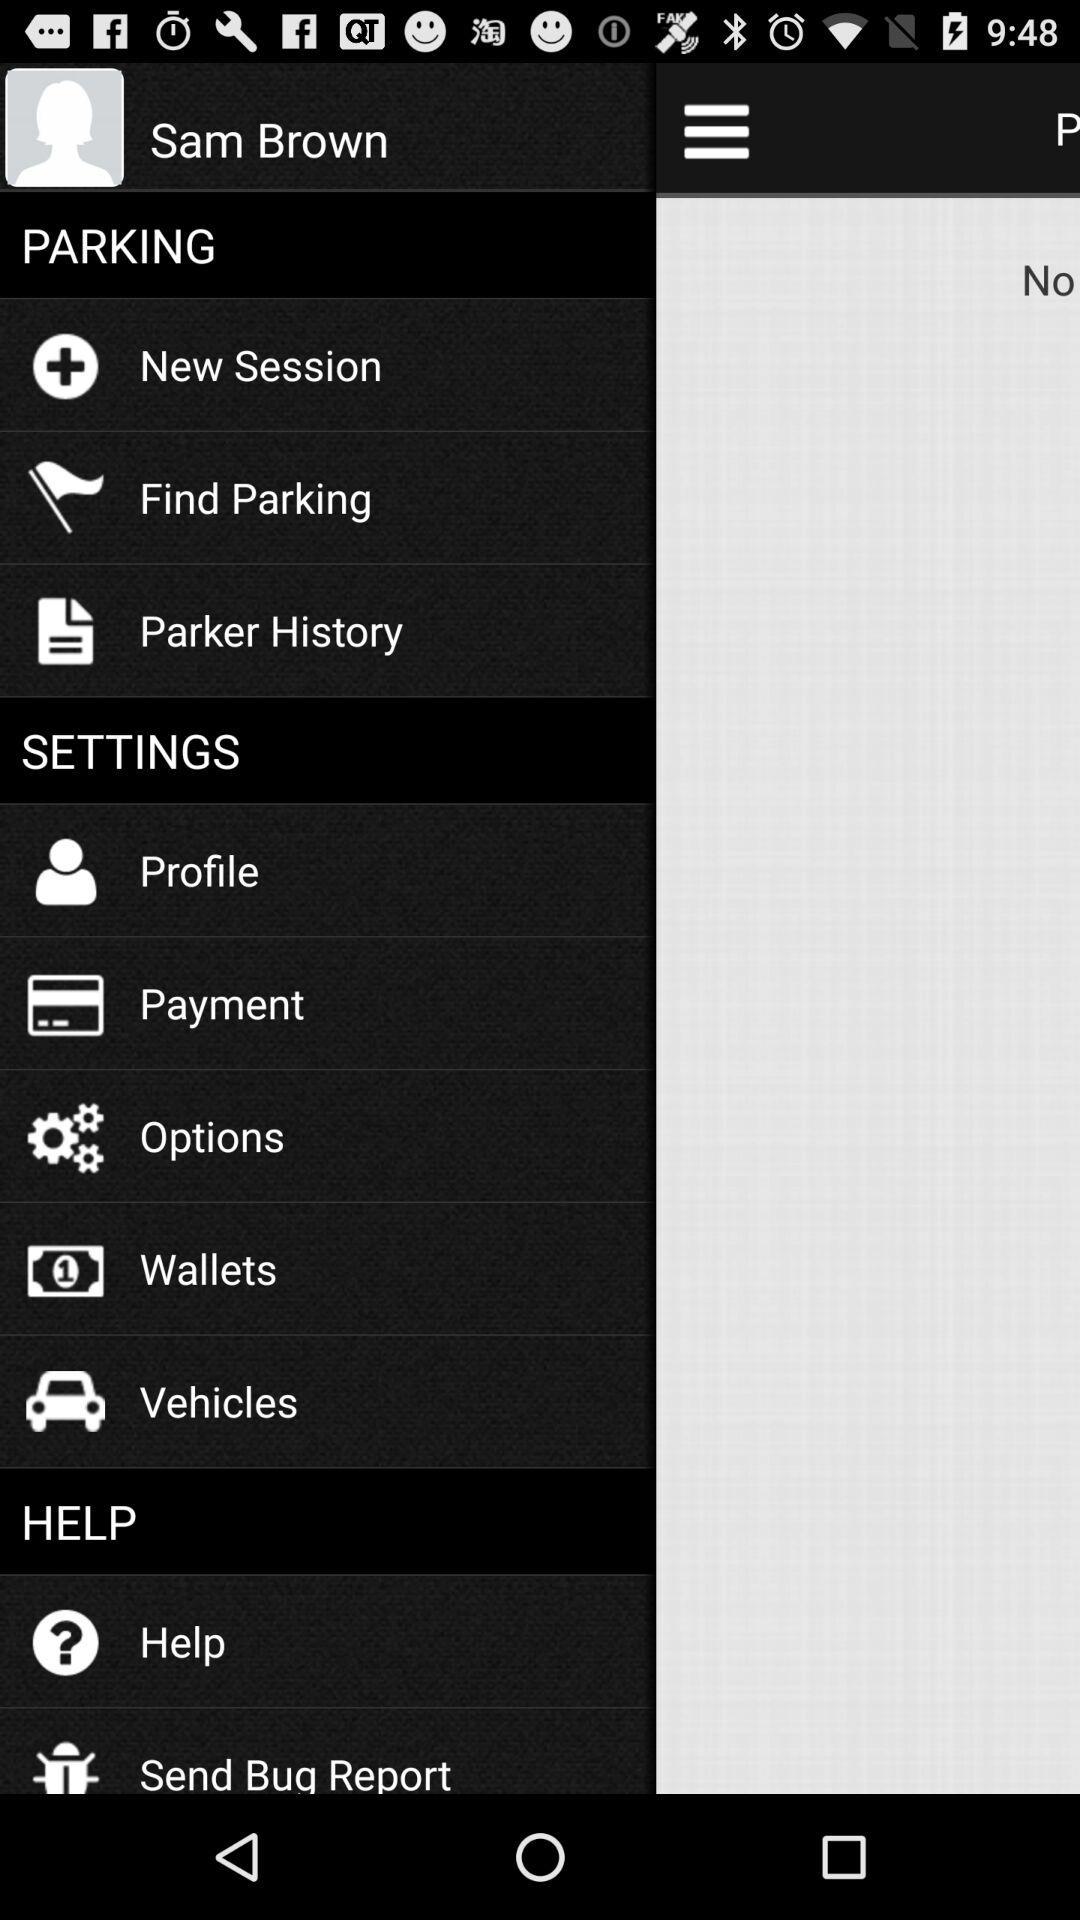 This screenshot has width=1080, height=1920. Describe the element at coordinates (219, 1400) in the screenshot. I see `icon above the help item` at that location.